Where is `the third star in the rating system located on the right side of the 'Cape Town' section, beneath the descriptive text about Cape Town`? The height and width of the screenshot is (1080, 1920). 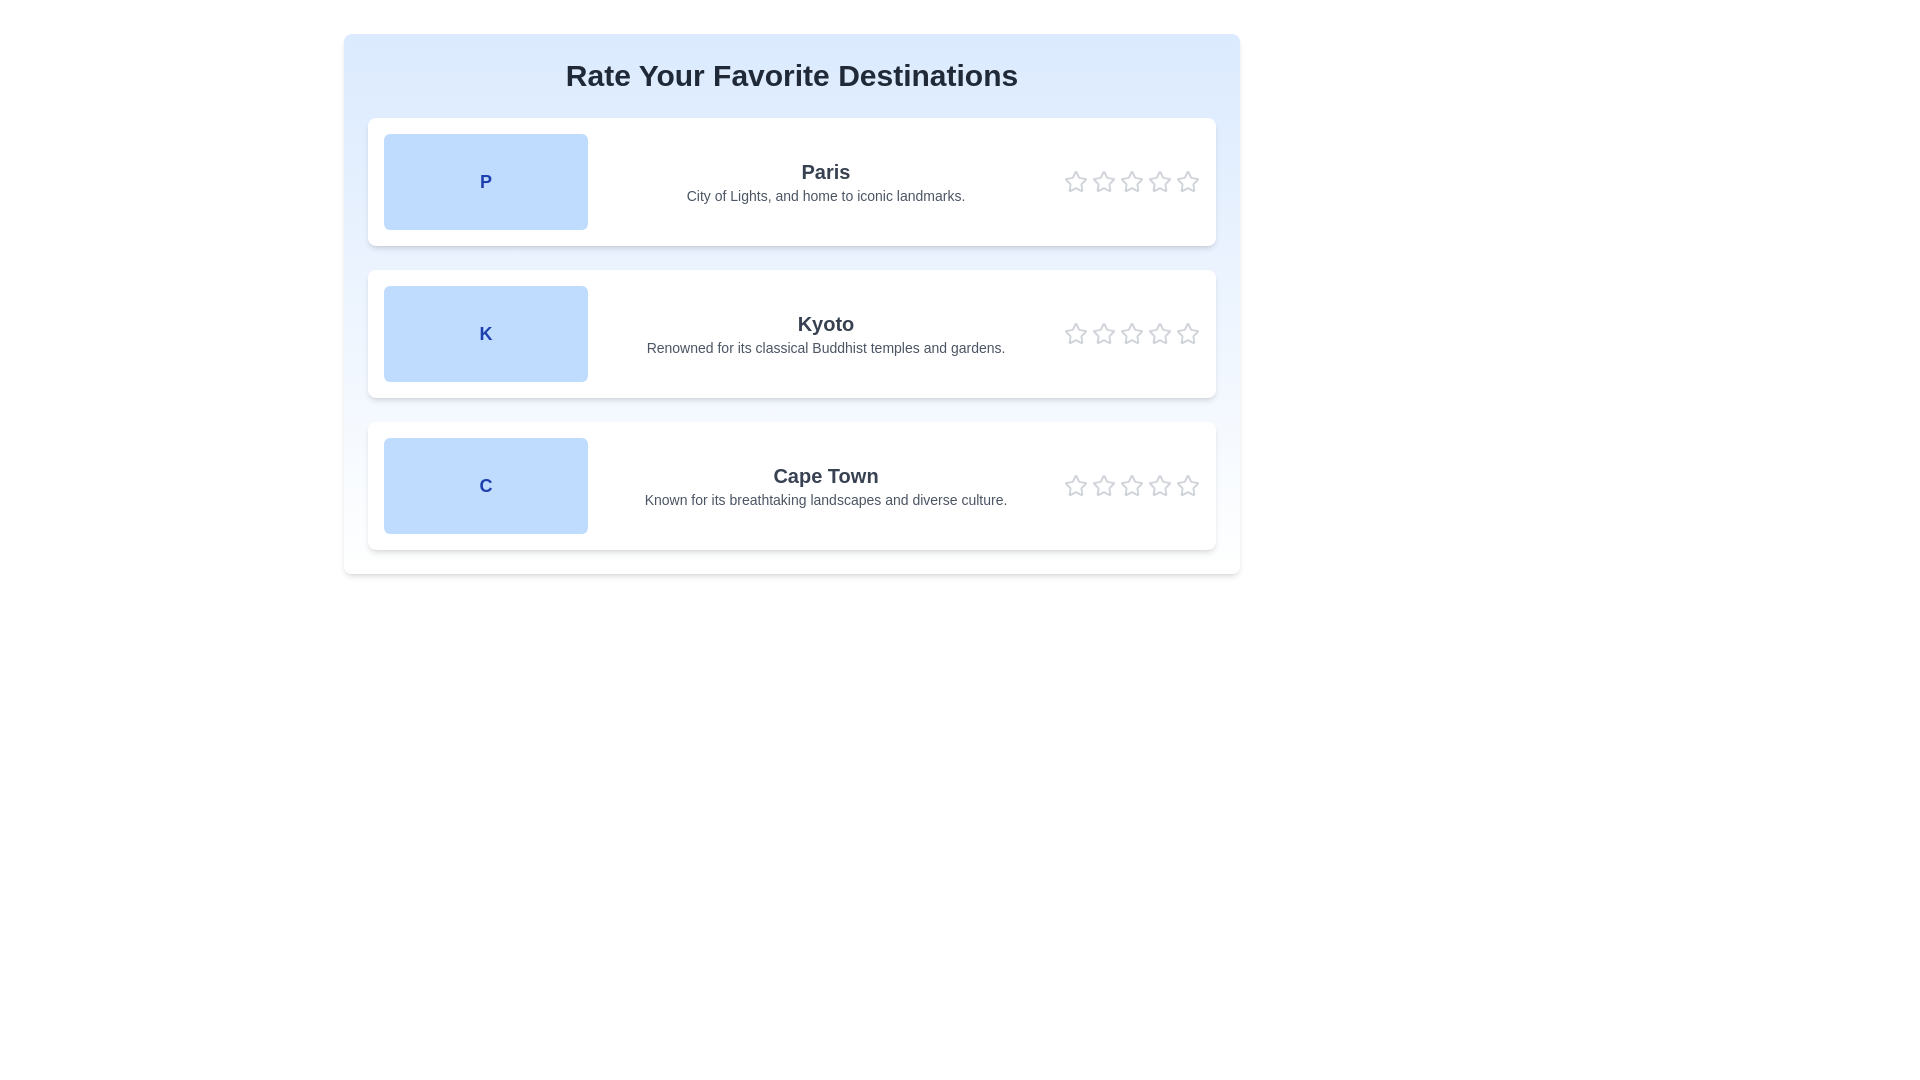
the third star in the rating system located on the right side of the 'Cape Town' section, beneath the descriptive text about Cape Town is located at coordinates (1132, 486).